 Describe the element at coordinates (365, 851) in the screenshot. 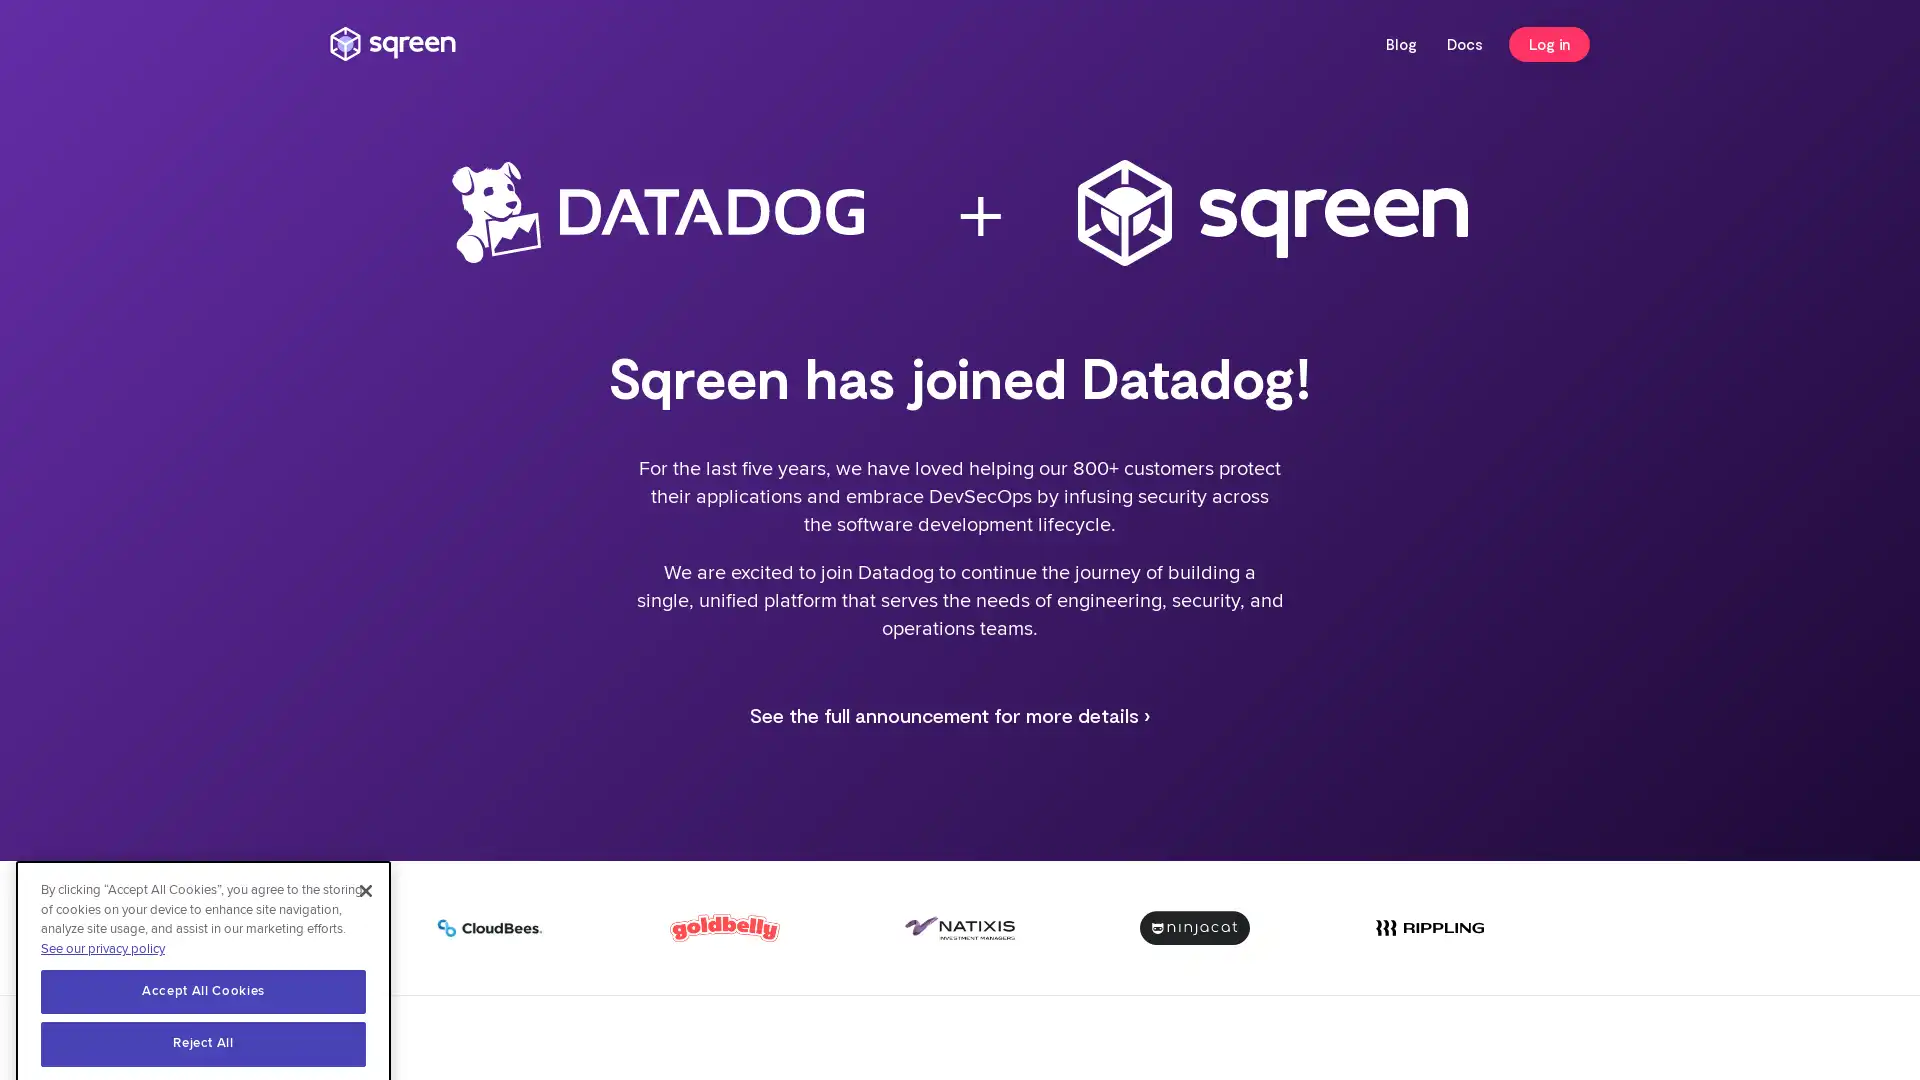

I see `Close` at that location.